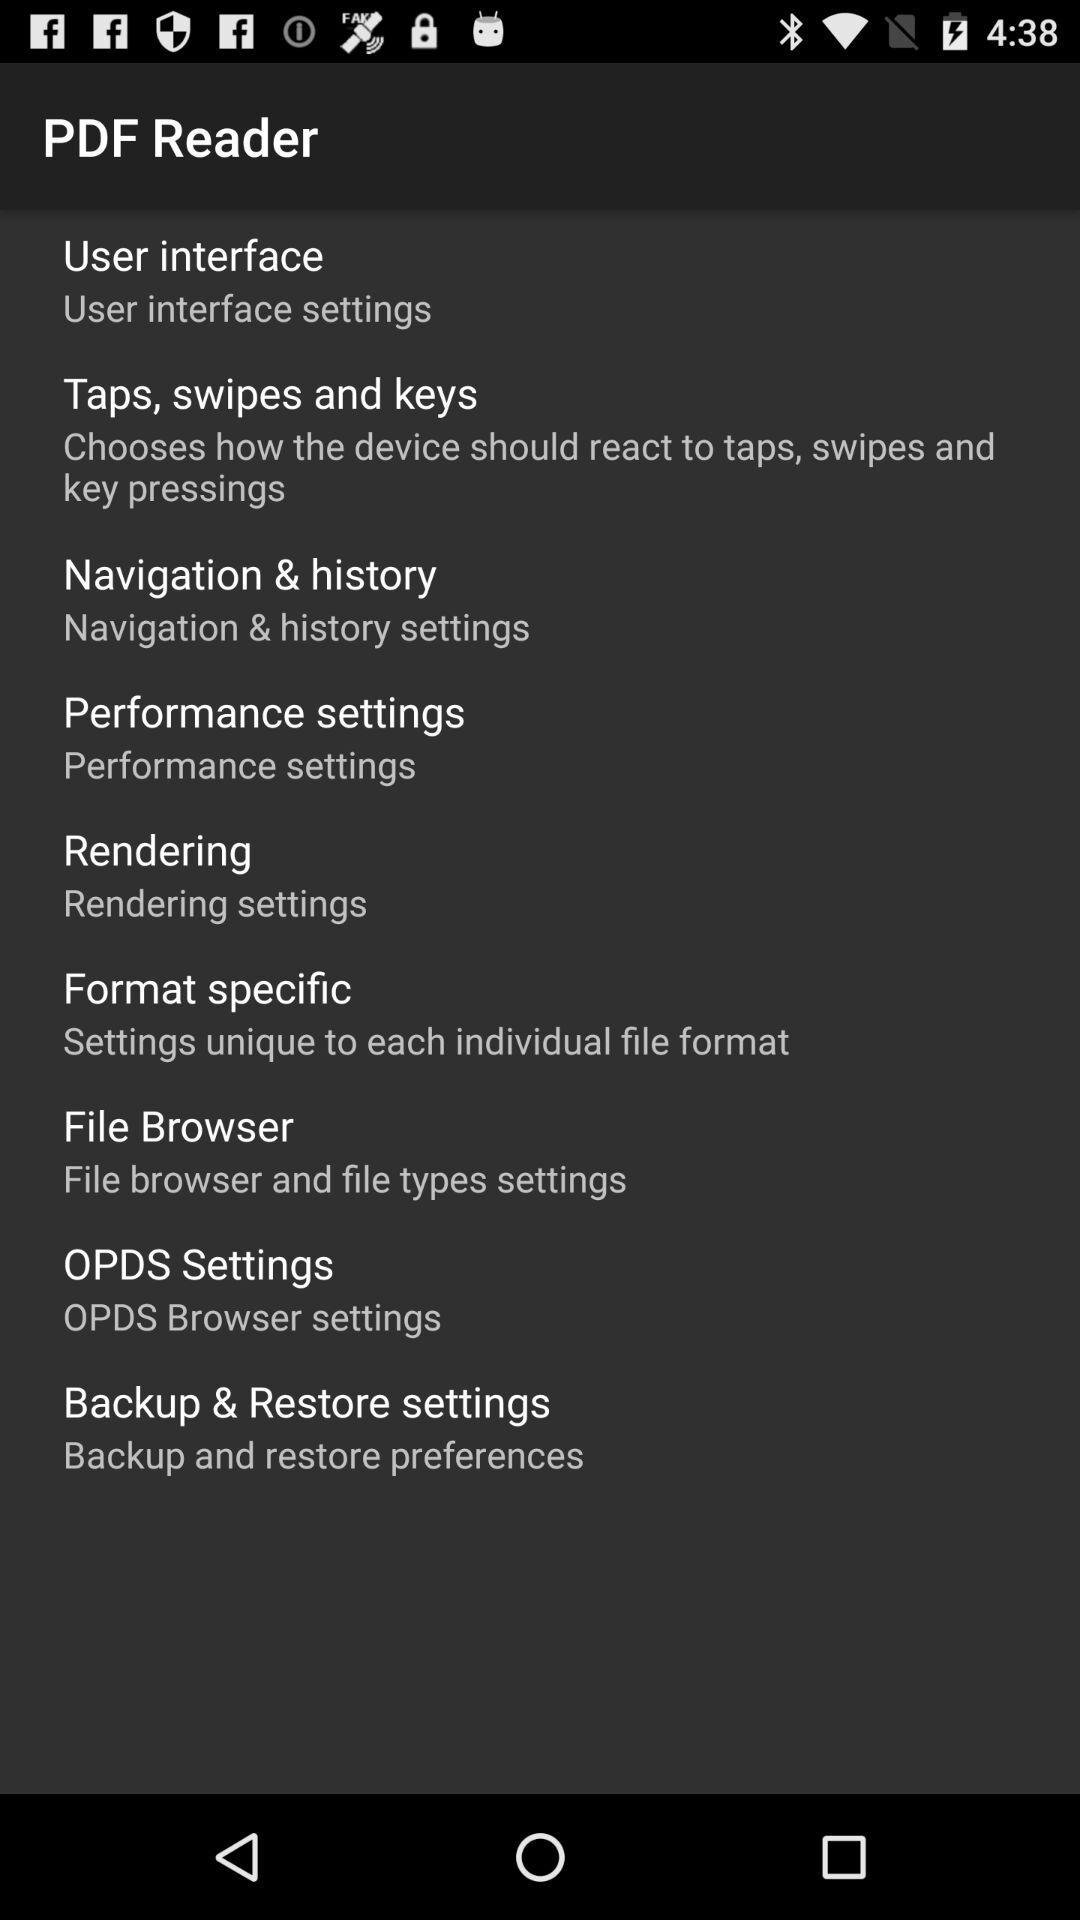 Image resolution: width=1080 pixels, height=1920 pixels. Describe the element at coordinates (207, 987) in the screenshot. I see `format specific` at that location.